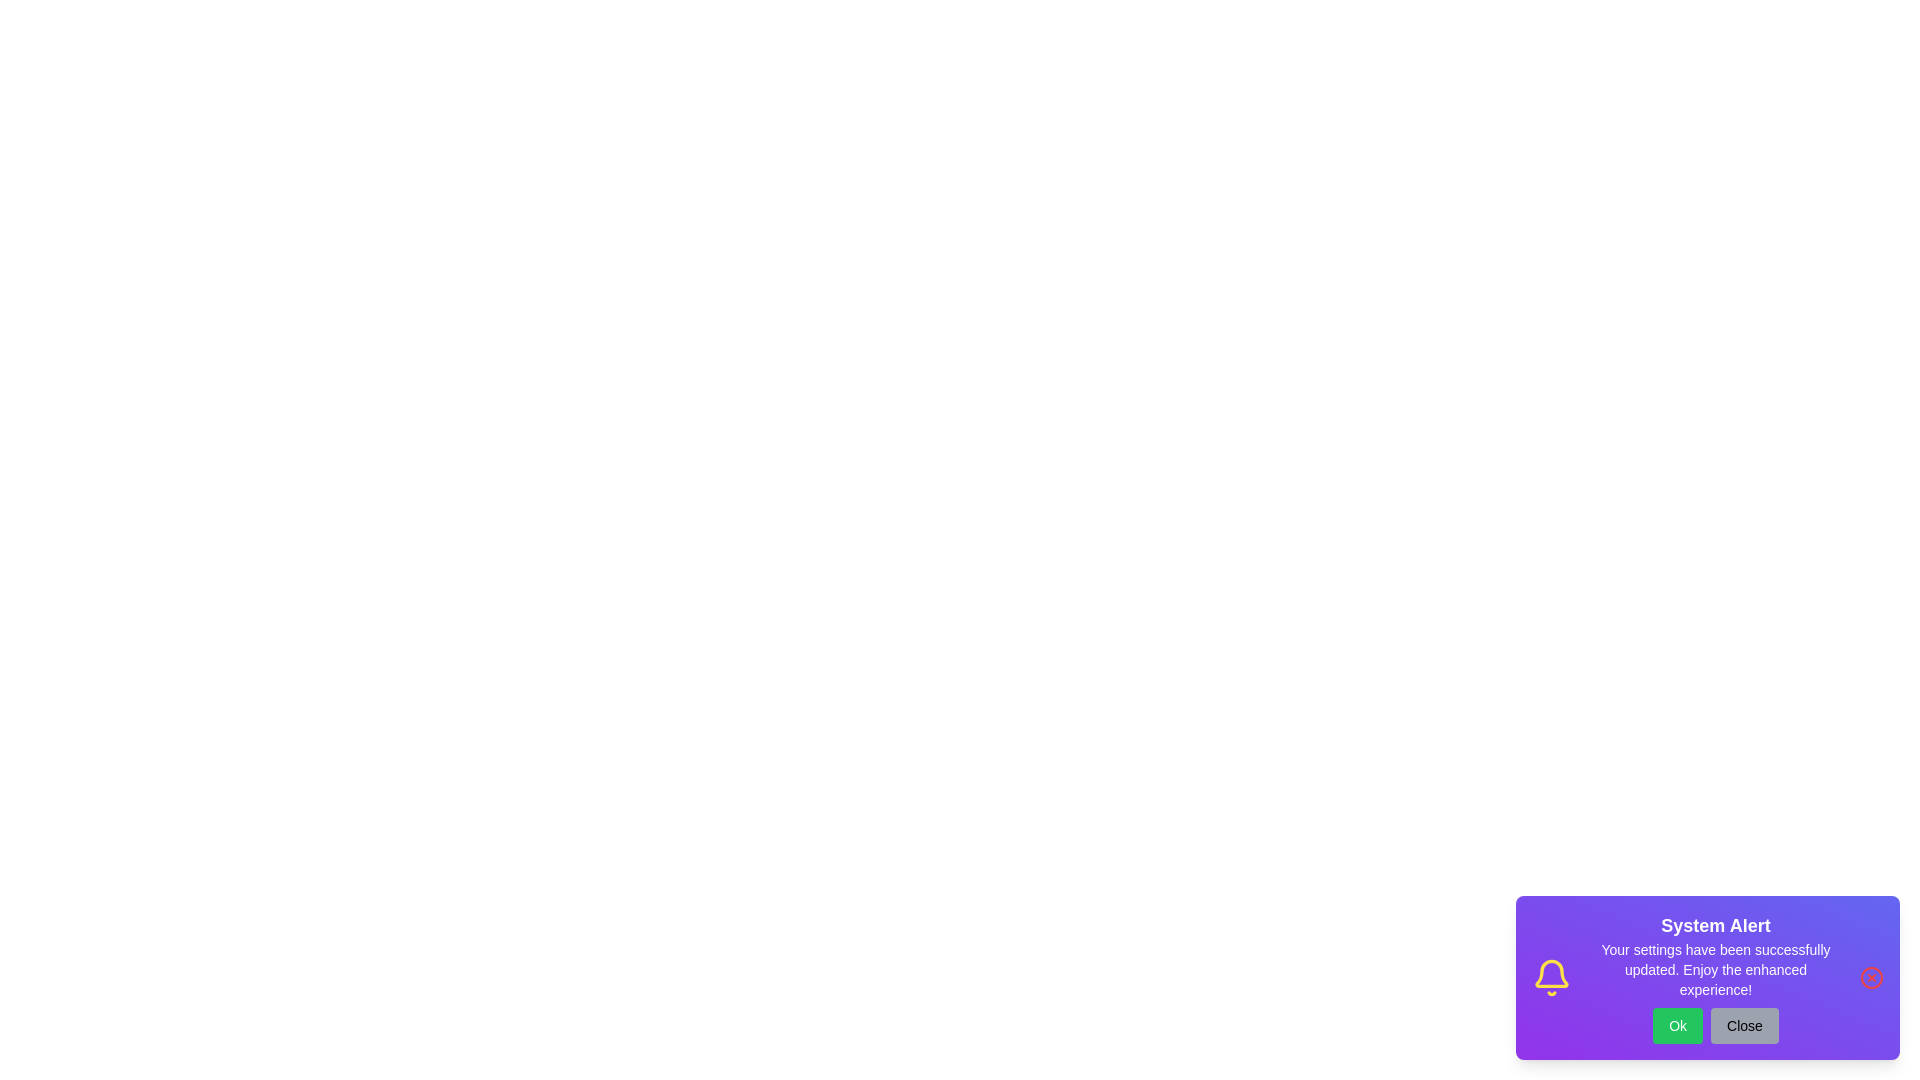  What do you see at coordinates (1743, 1026) in the screenshot?
I see `the 'Close' button to dismiss the notification` at bounding box center [1743, 1026].